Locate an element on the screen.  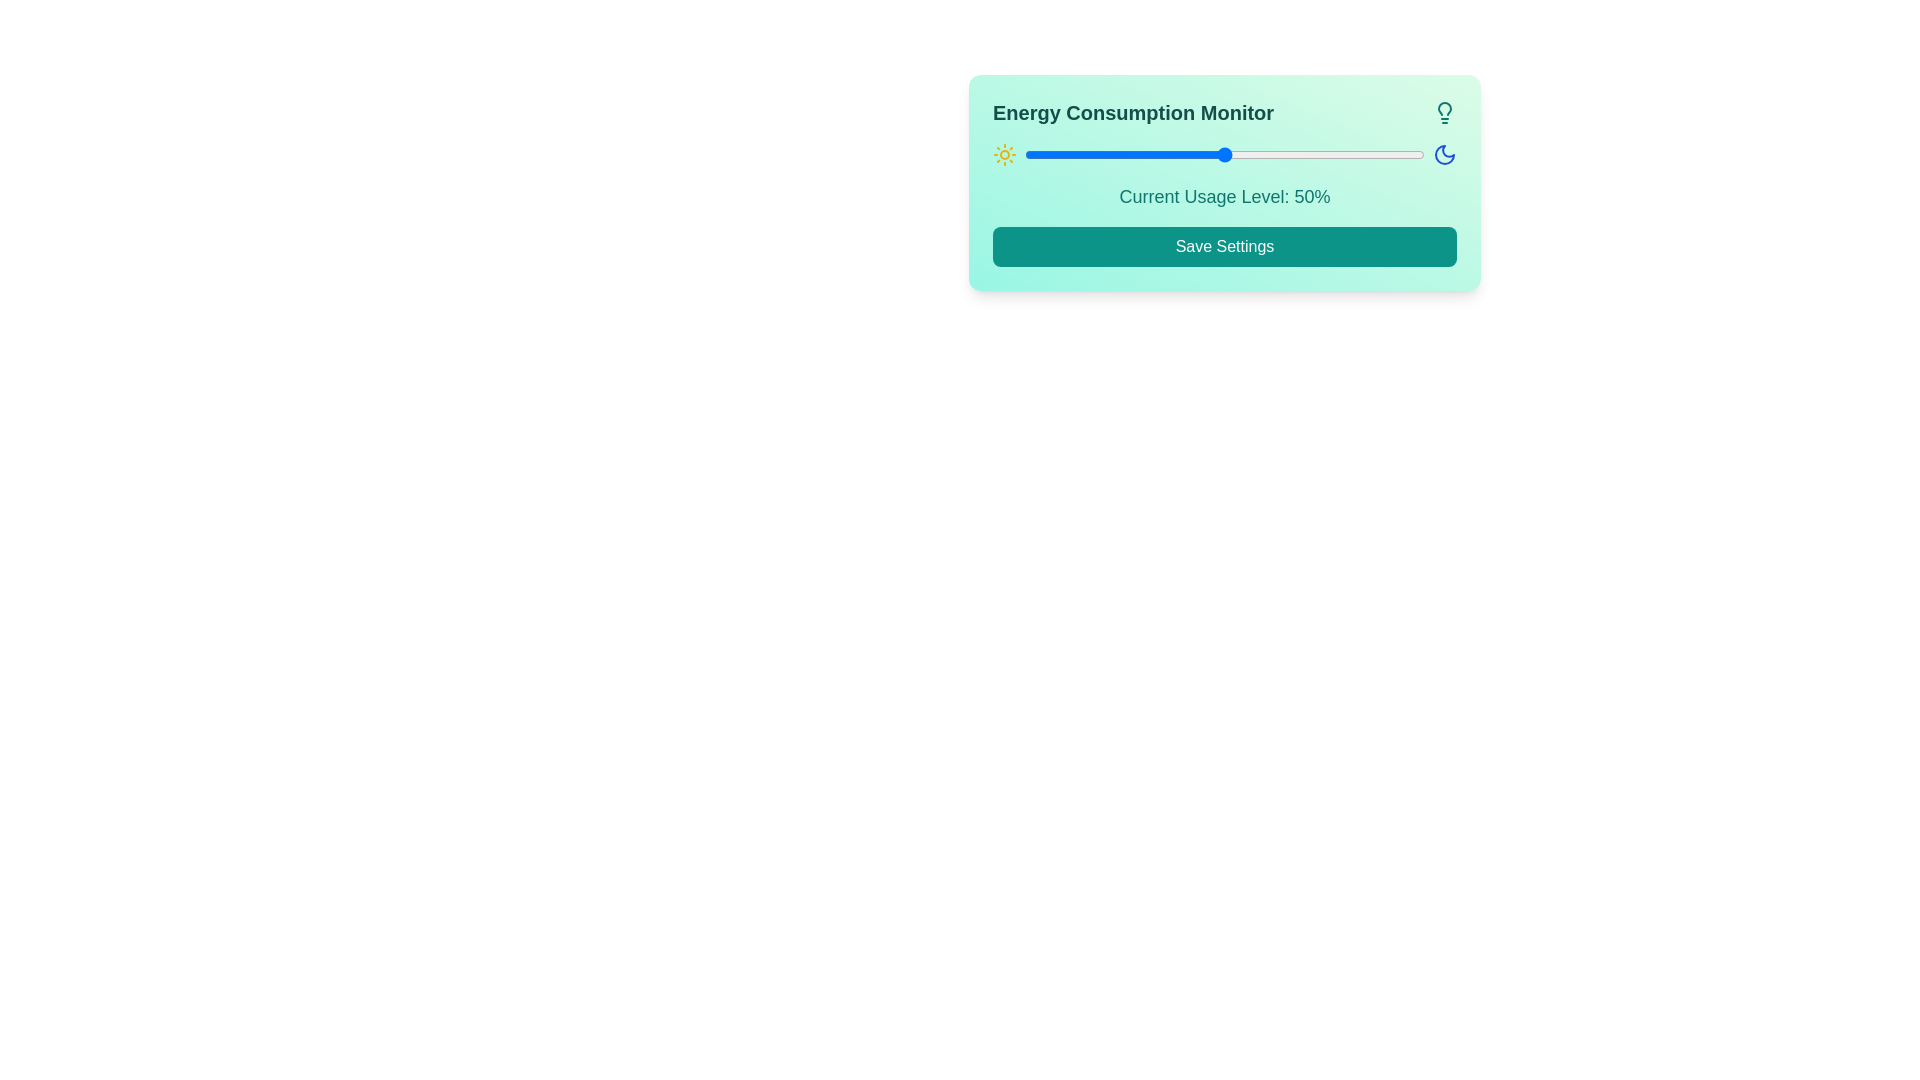
the slider to set the energy usage level to 64% is located at coordinates (1281, 153).